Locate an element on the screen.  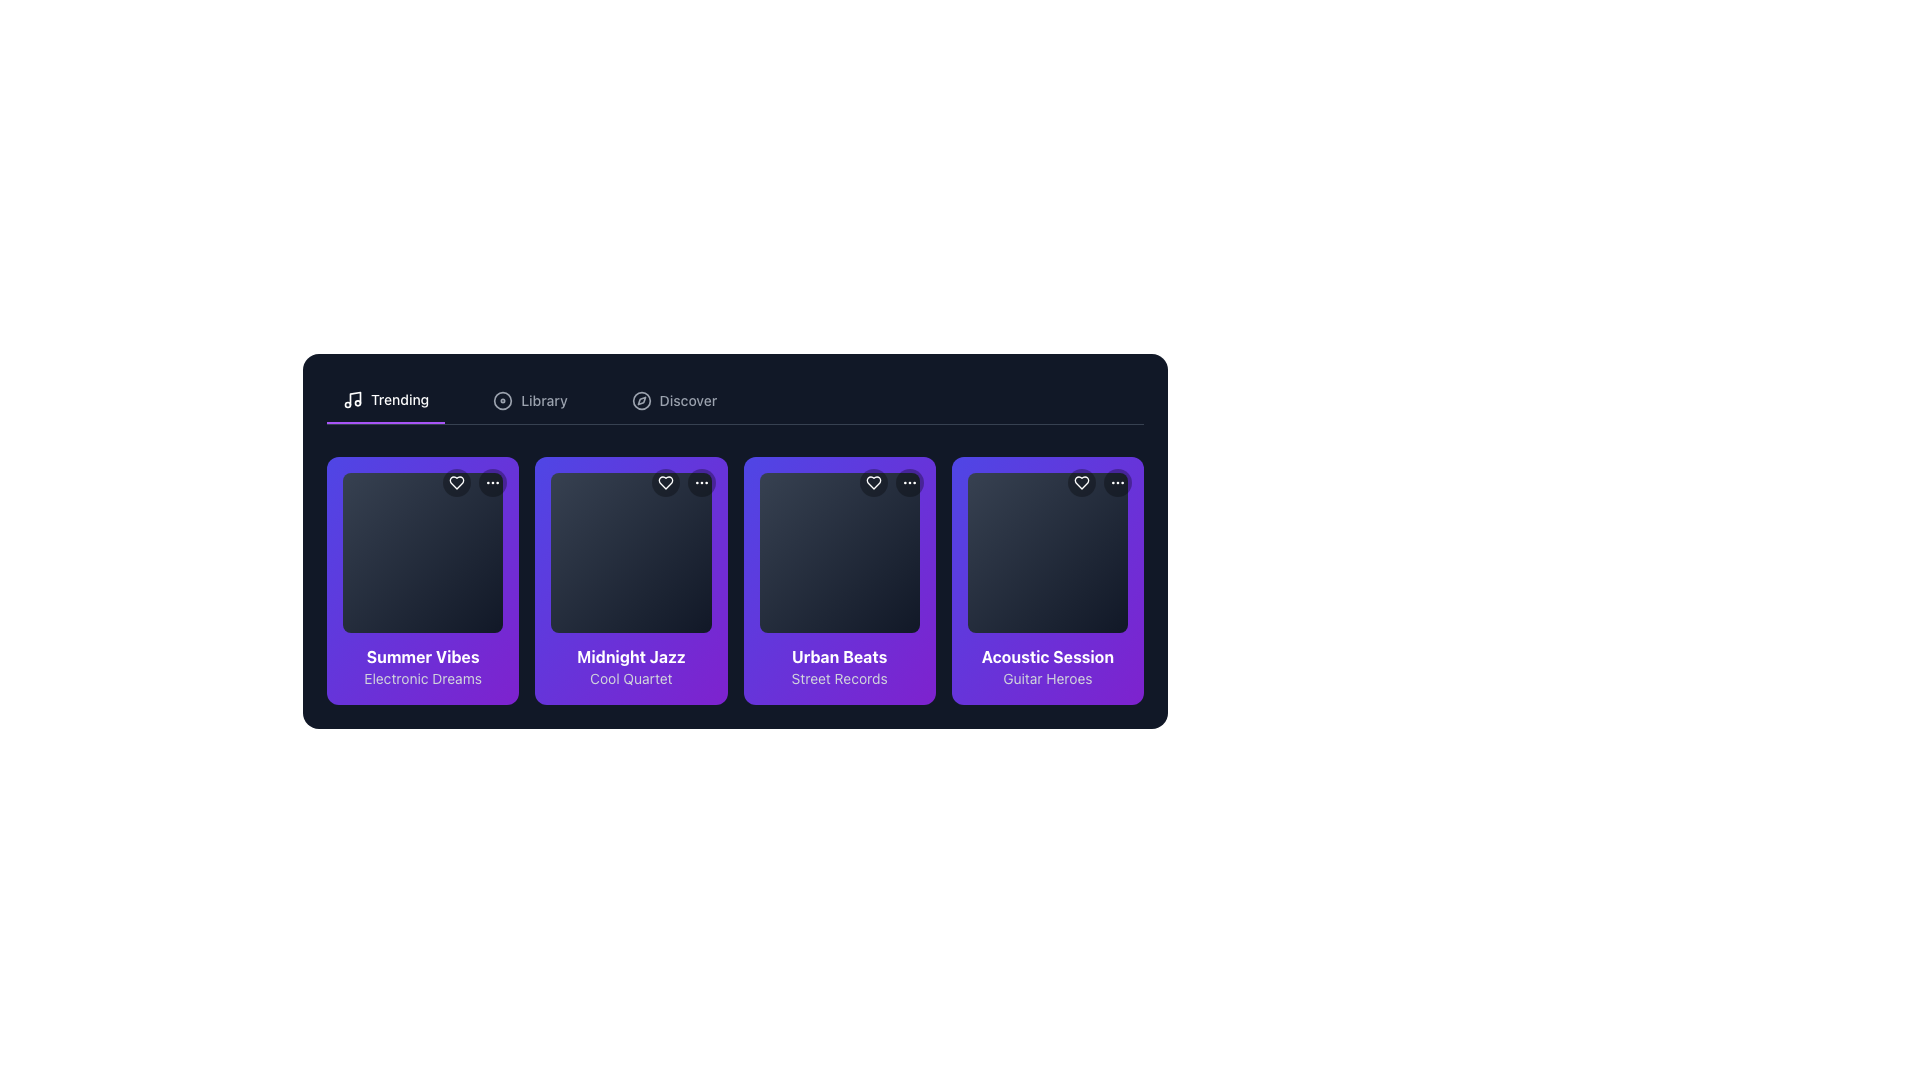
the circular icon with a double circle design located in the navigation bar, next to the text 'Library' is located at coordinates (503, 401).